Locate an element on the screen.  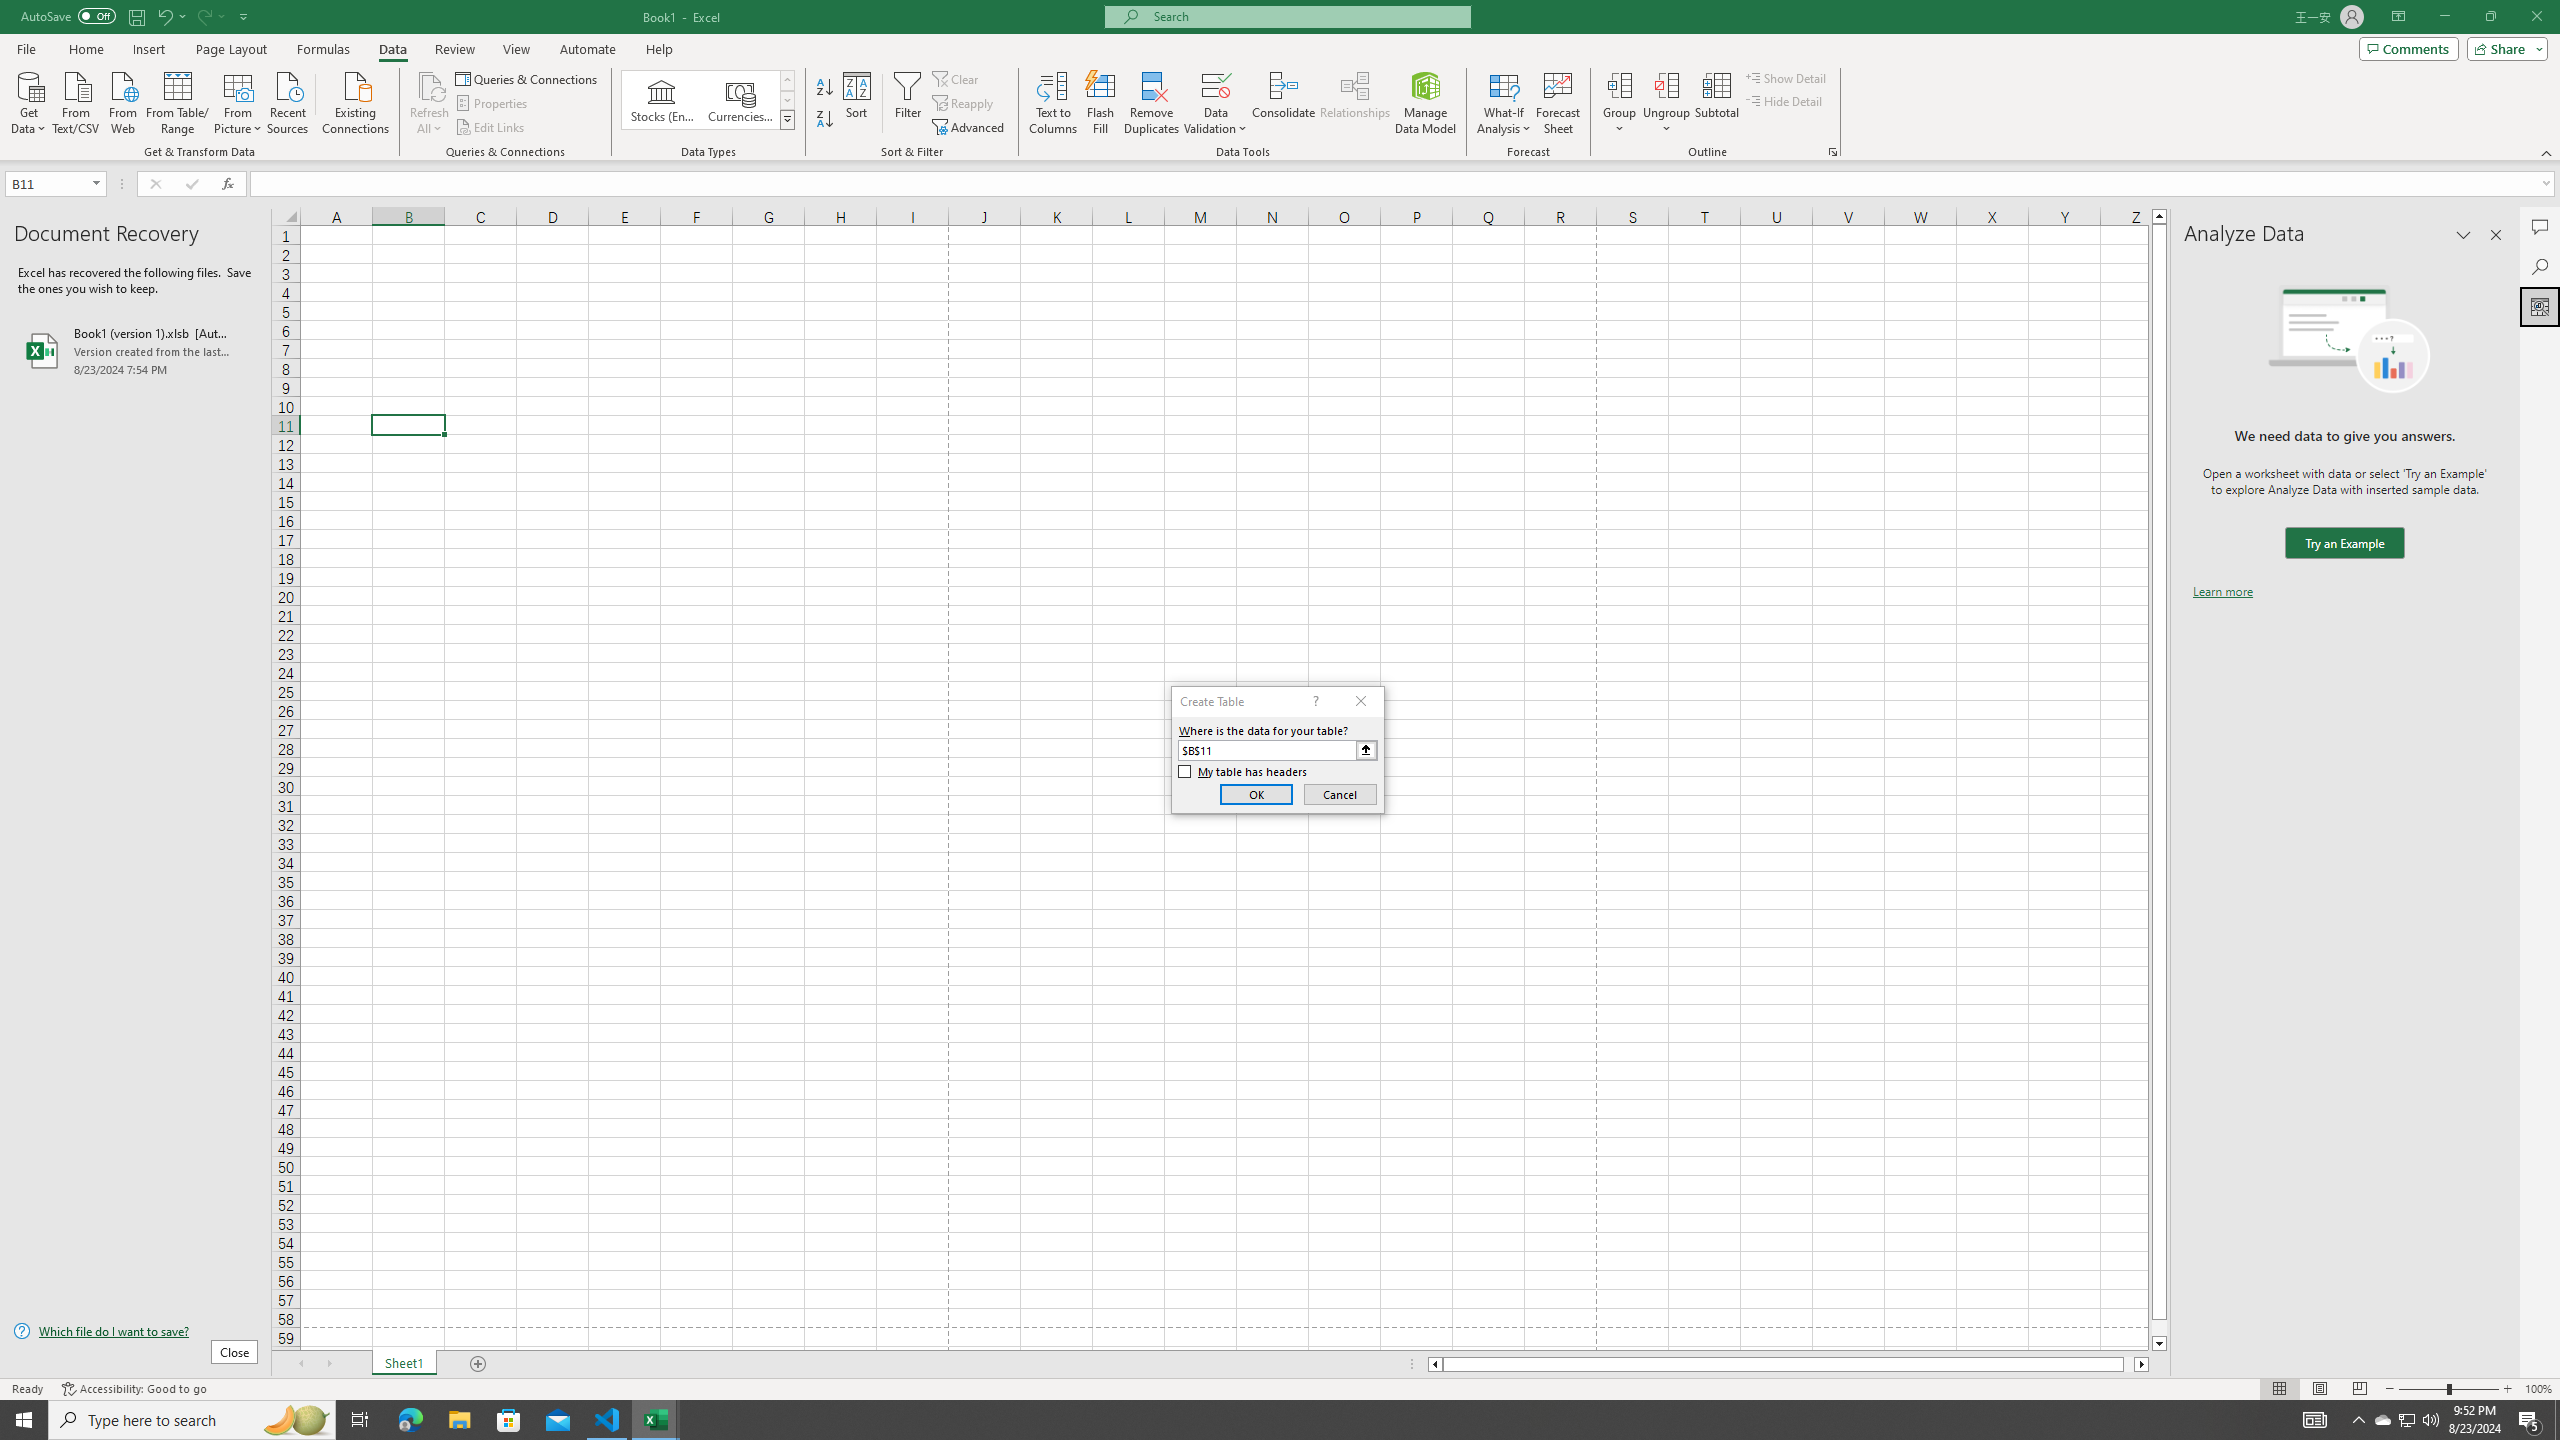
'Line down' is located at coordinates (2159, 1344).